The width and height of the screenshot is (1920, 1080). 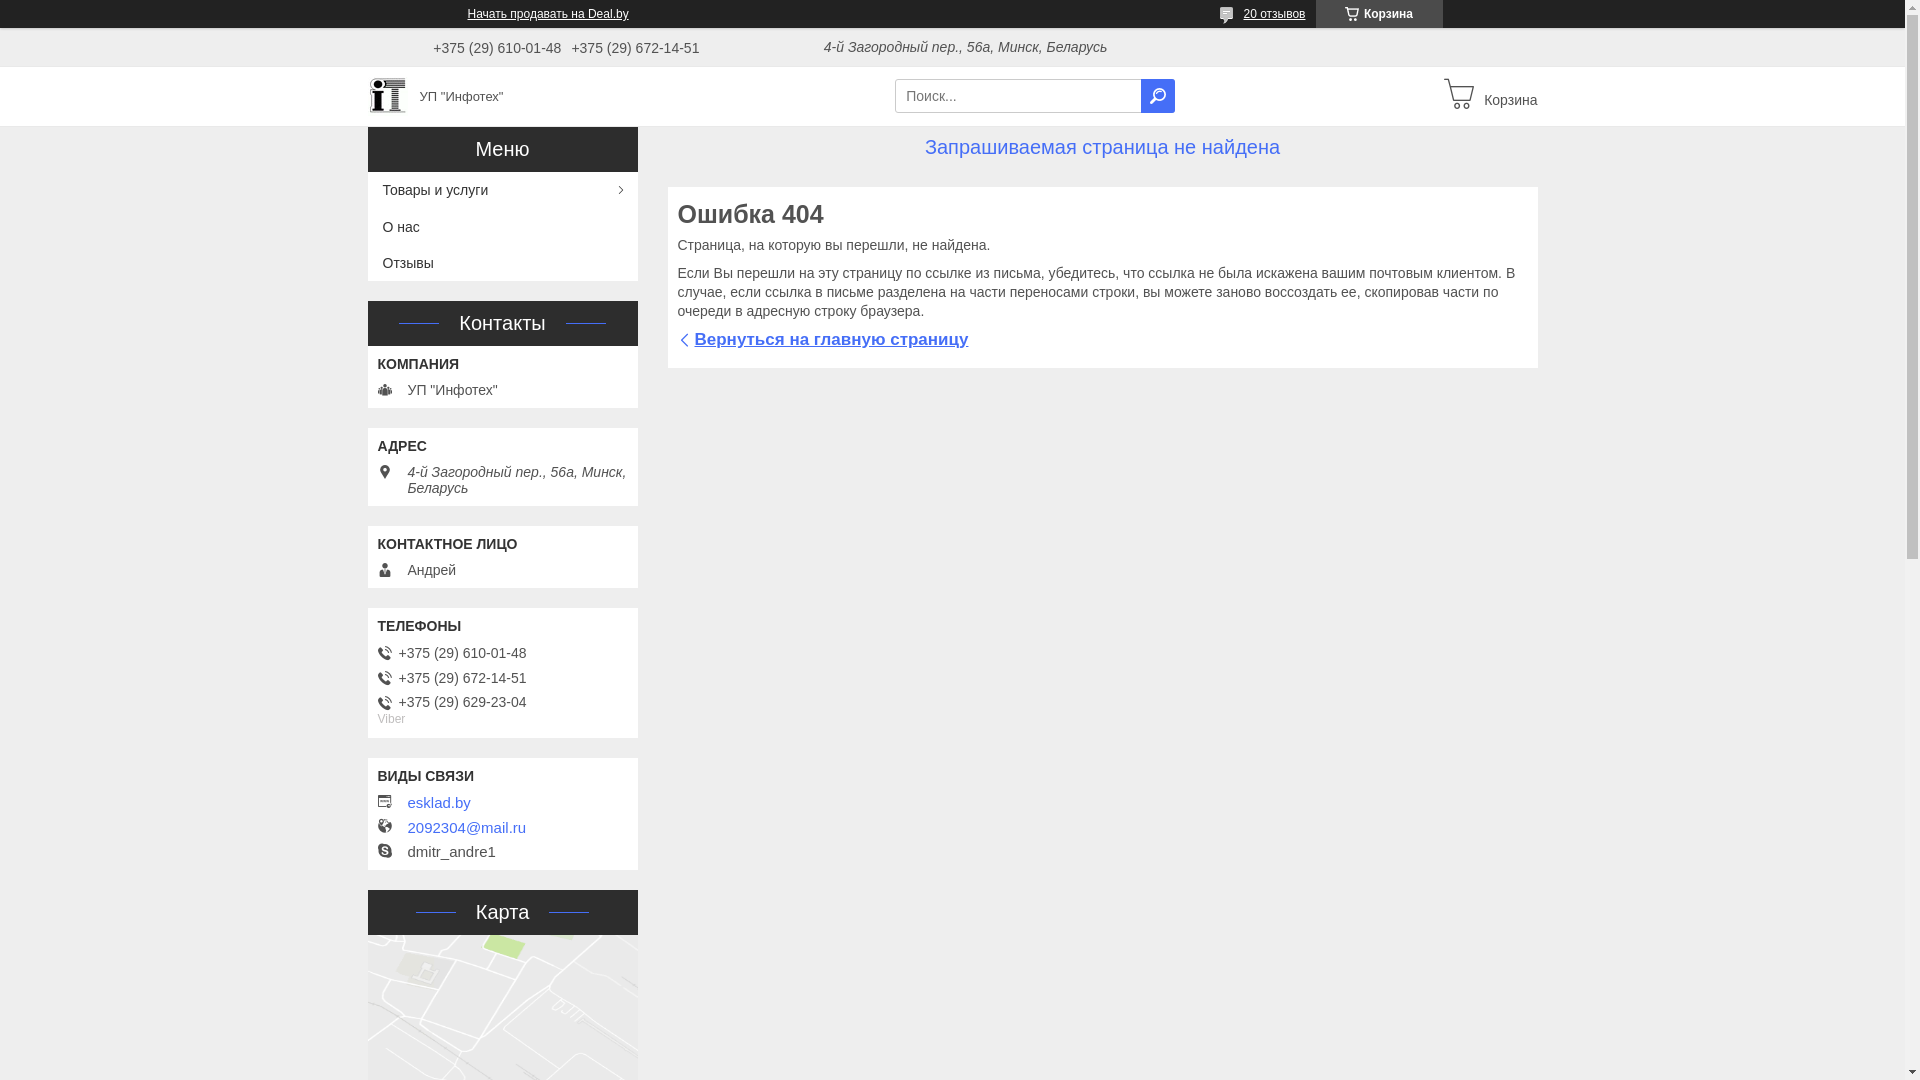 I want to click on '2092304@mail.ru', so click(x=466, y=828).